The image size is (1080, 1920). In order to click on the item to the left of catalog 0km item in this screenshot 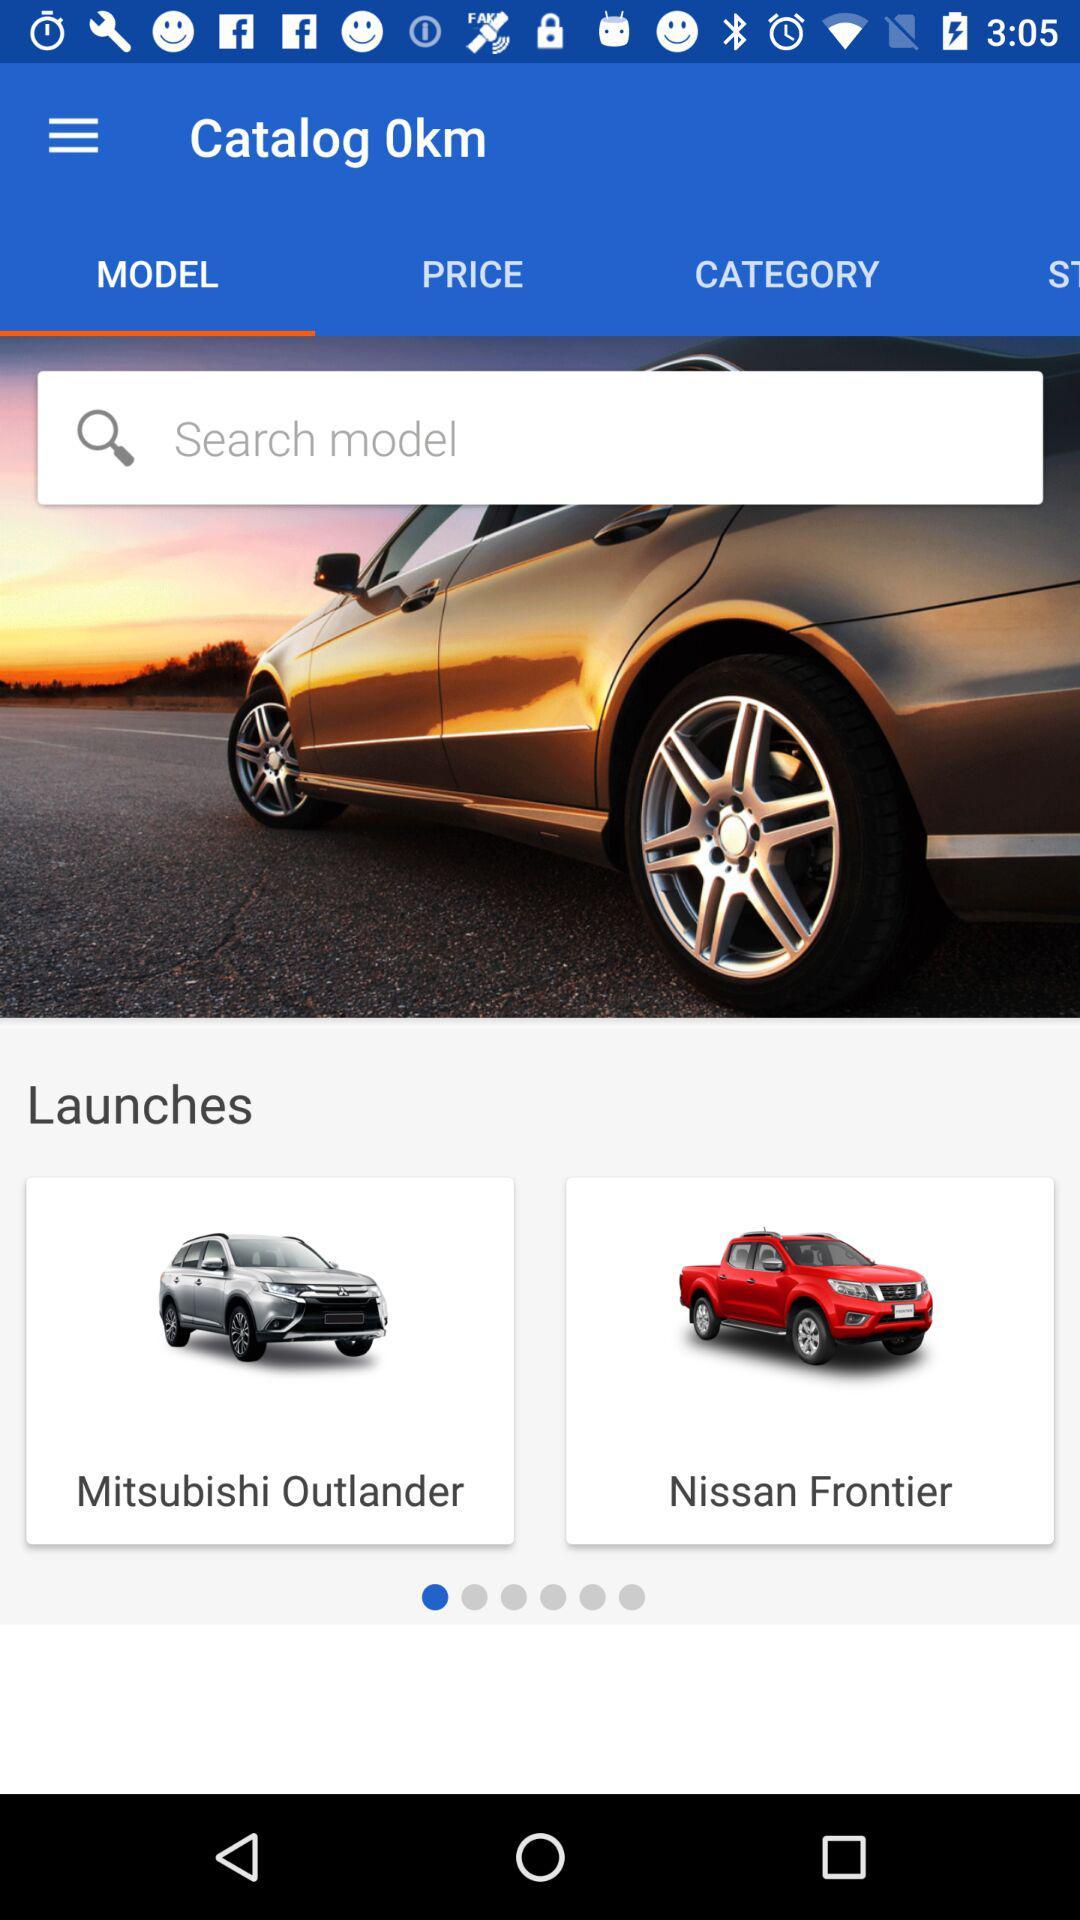, I will do `click(72, 135)`.